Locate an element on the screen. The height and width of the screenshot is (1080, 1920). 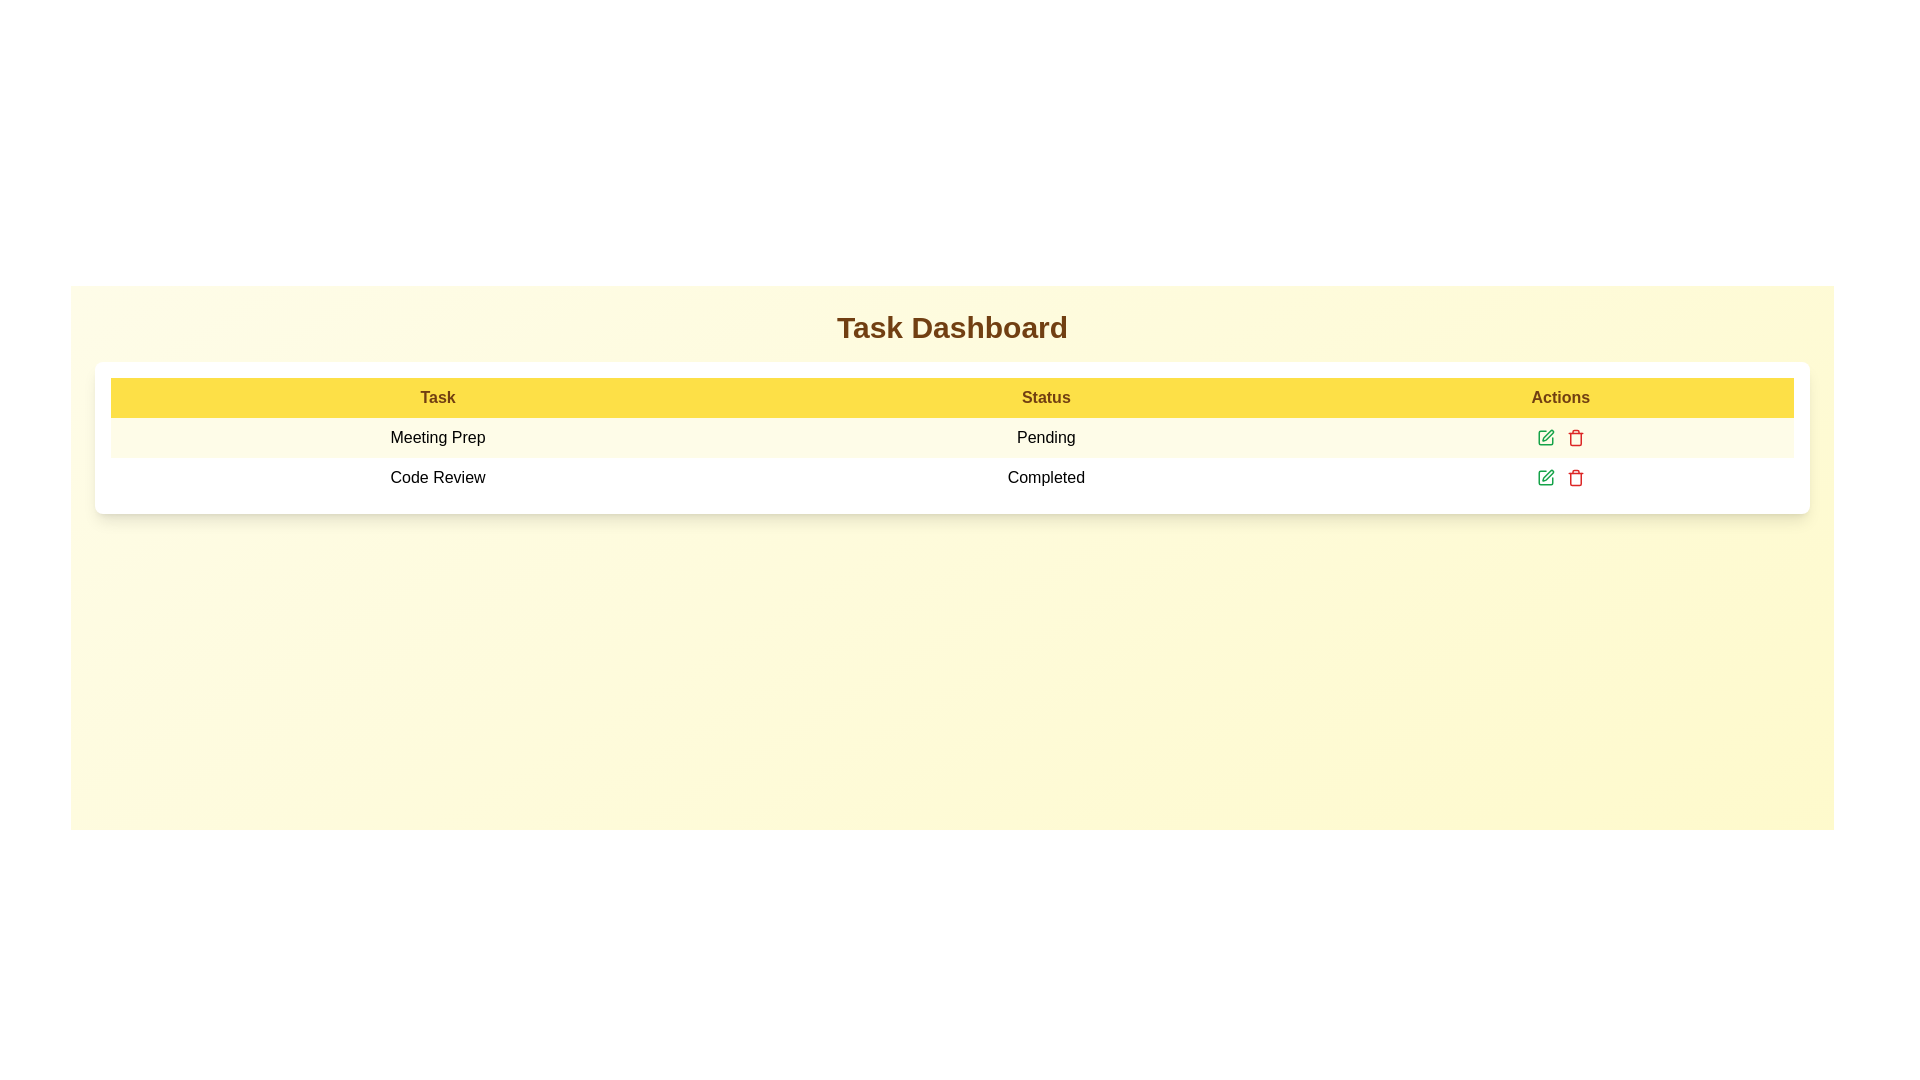
the delete button located in the second row under the 'Actions' column of the table is located at coordinates (1574, 478).